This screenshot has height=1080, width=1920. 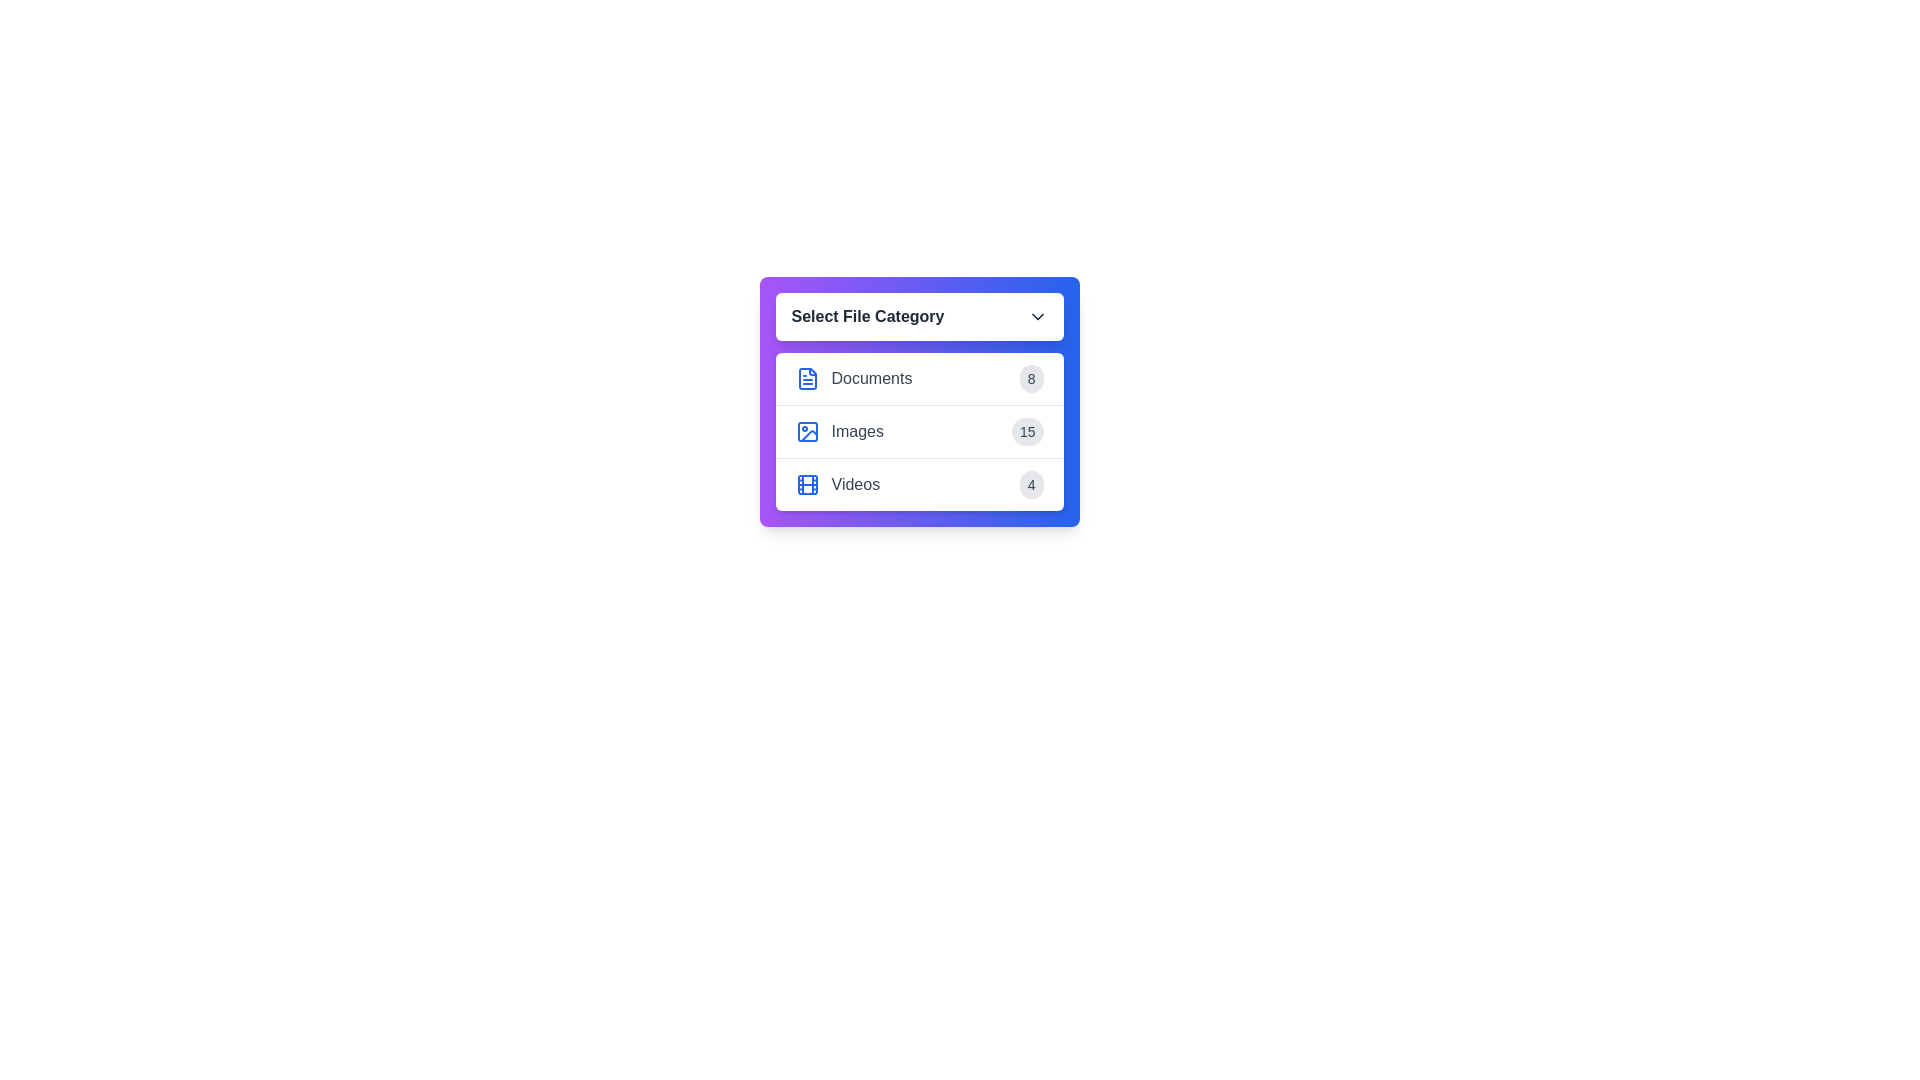 What do you see at coordinates (807, 378) in the screenshot?
I see `the 'Documents' category icon, which is the first icon in the vertical list within the 'Select File Category' section, positioned to the left of the text 'Documents'` at bounding box center [807, 378].